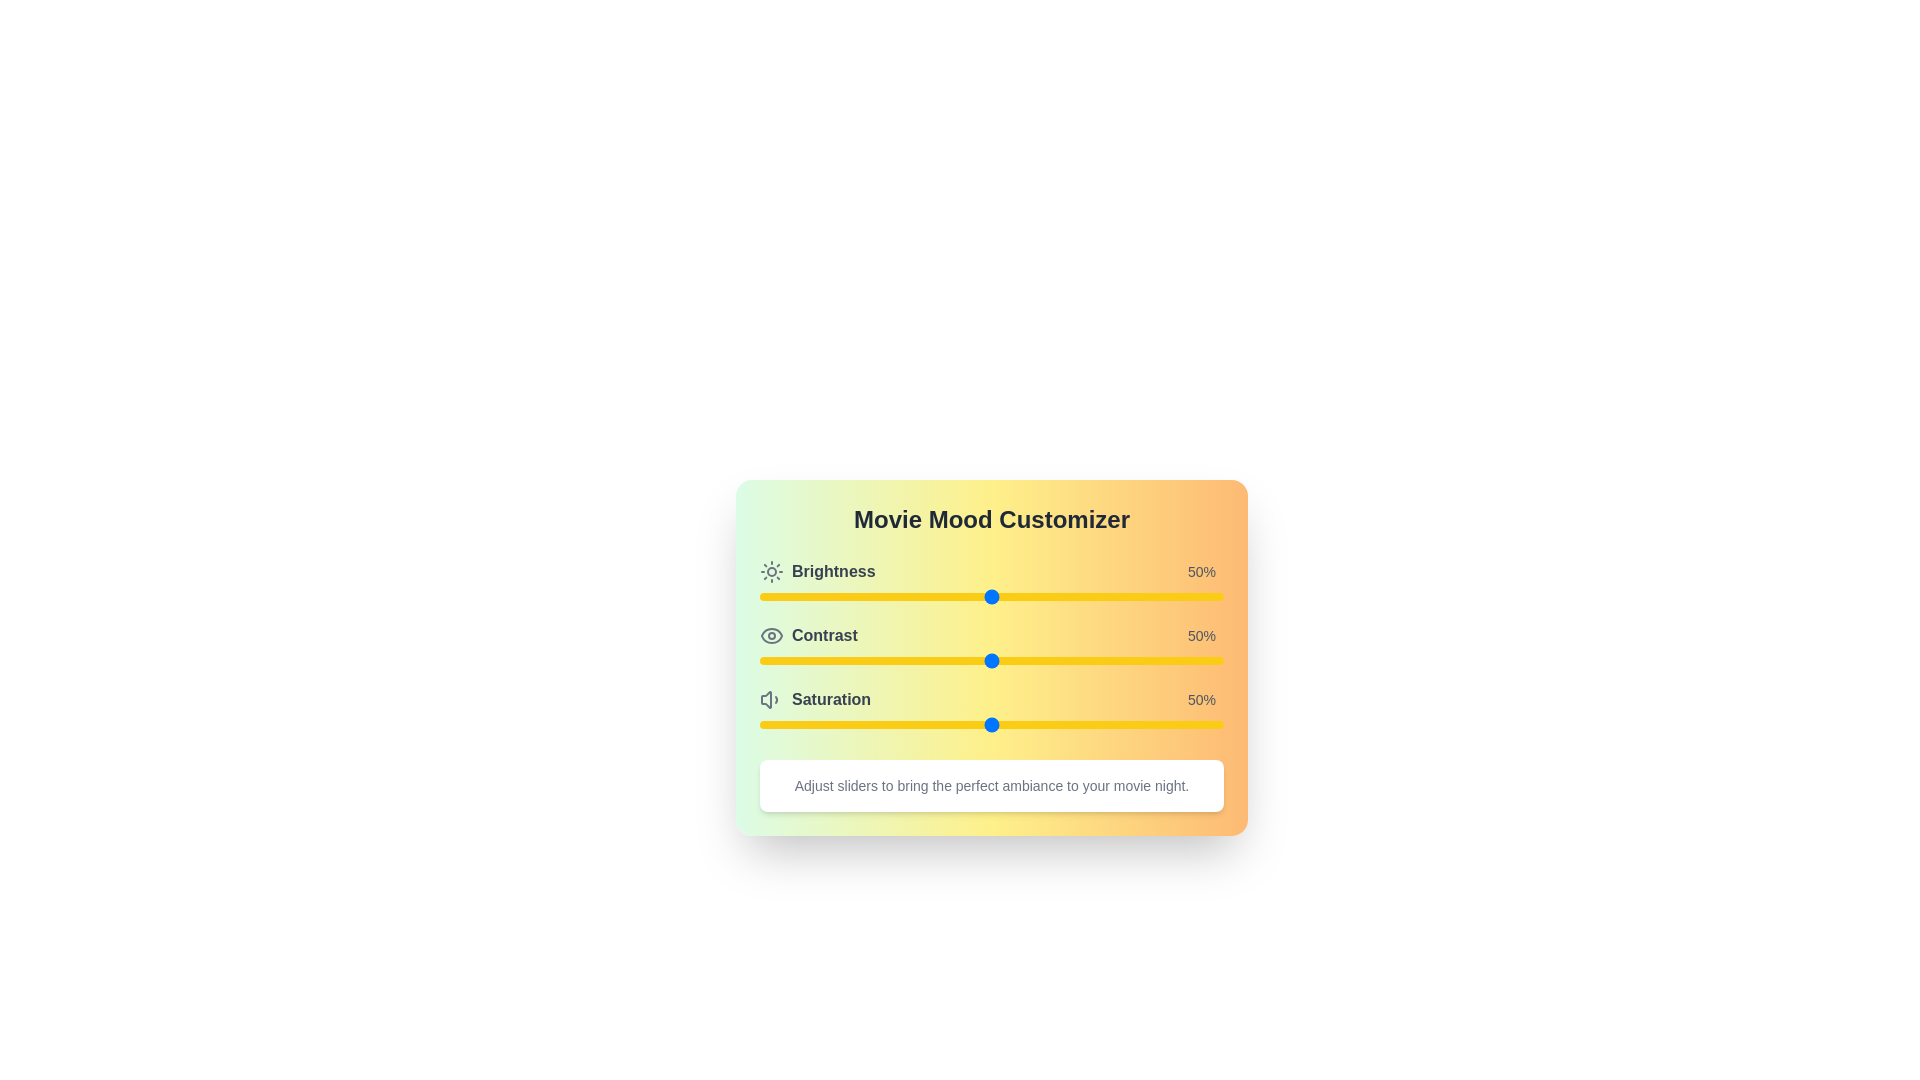 The height and width of the screenshot is (1080, 1920). What do you see at coordinates (888, 660) in the screenshot?
I see `the contrast level` at bounding box center [888, 660].